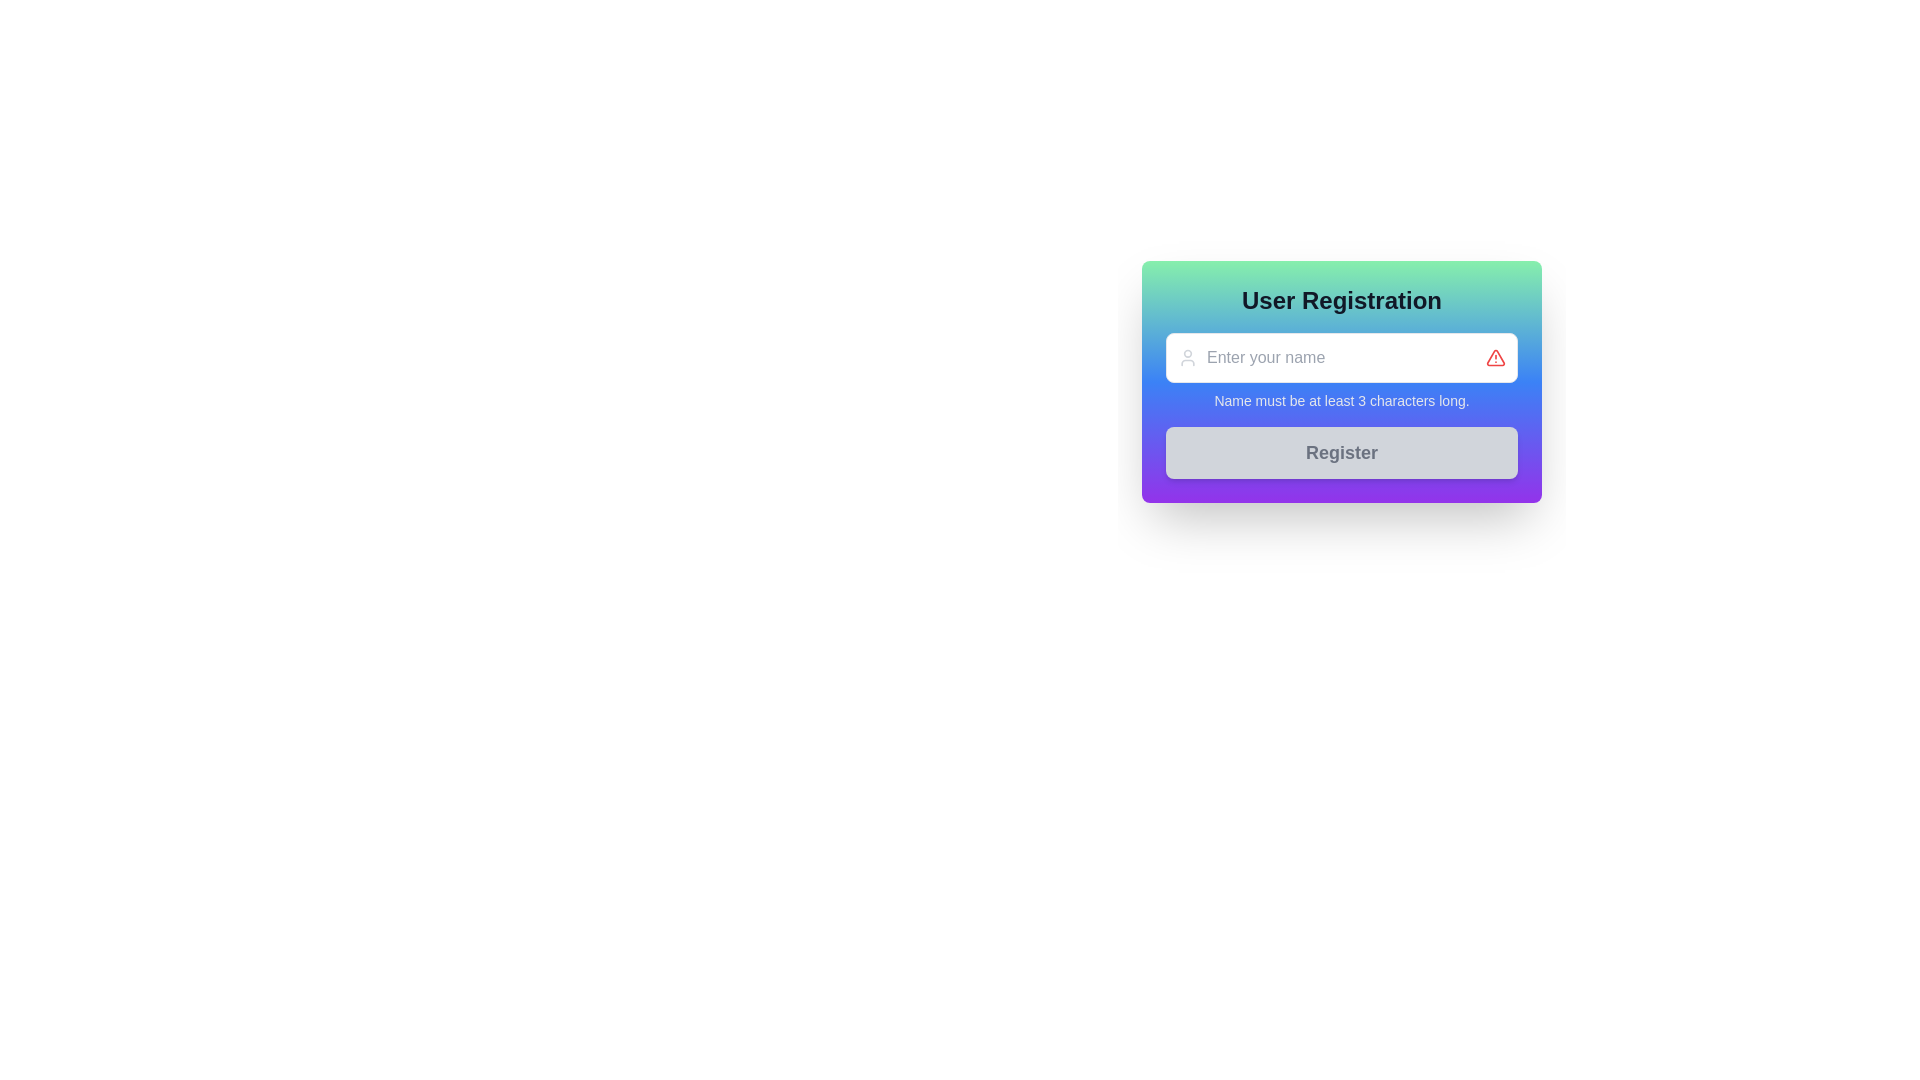 This screenshot has height=1080, width=1920. I want to click on the user silhouette icon located to the left of the 'Enter your name' input field, which has a gray color and a circular head with a curved base, so click(1188, 357).